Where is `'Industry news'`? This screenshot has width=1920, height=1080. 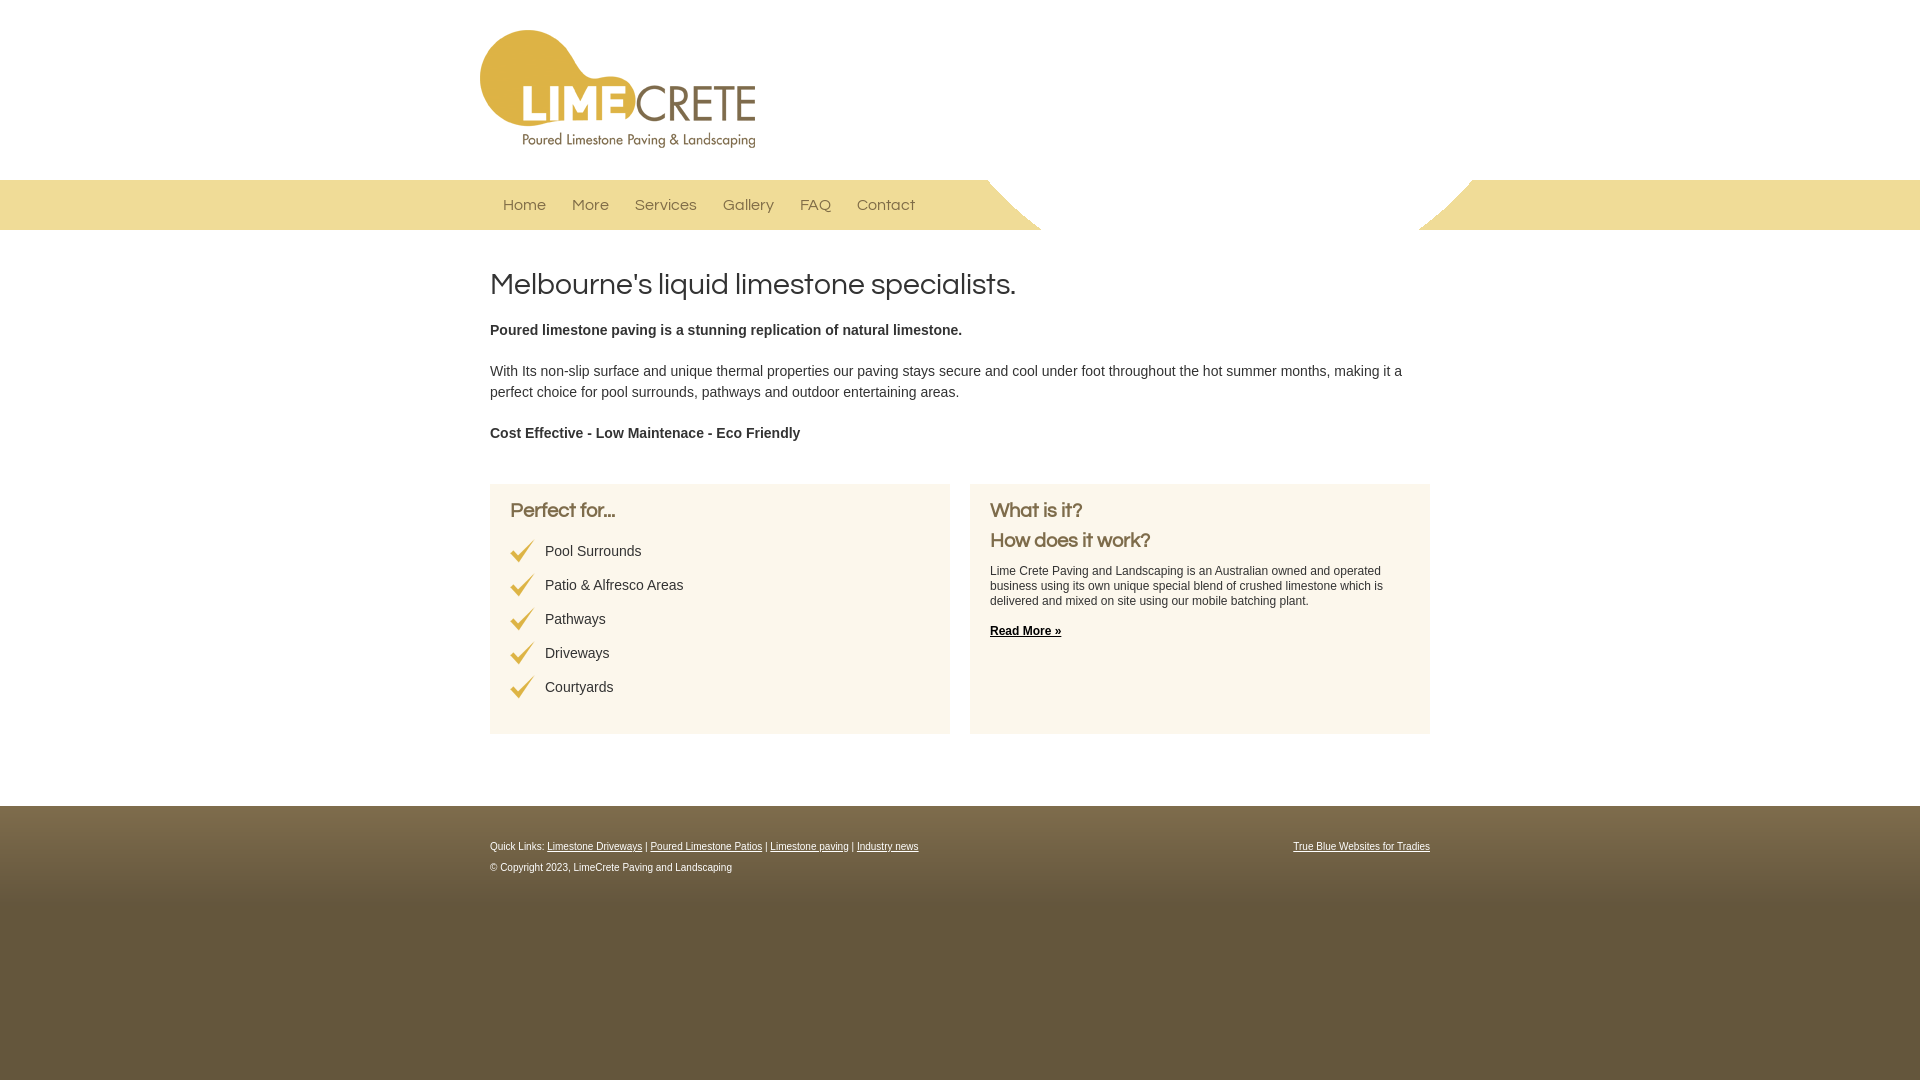
'Industry news' is located at coordinates (887, 846).